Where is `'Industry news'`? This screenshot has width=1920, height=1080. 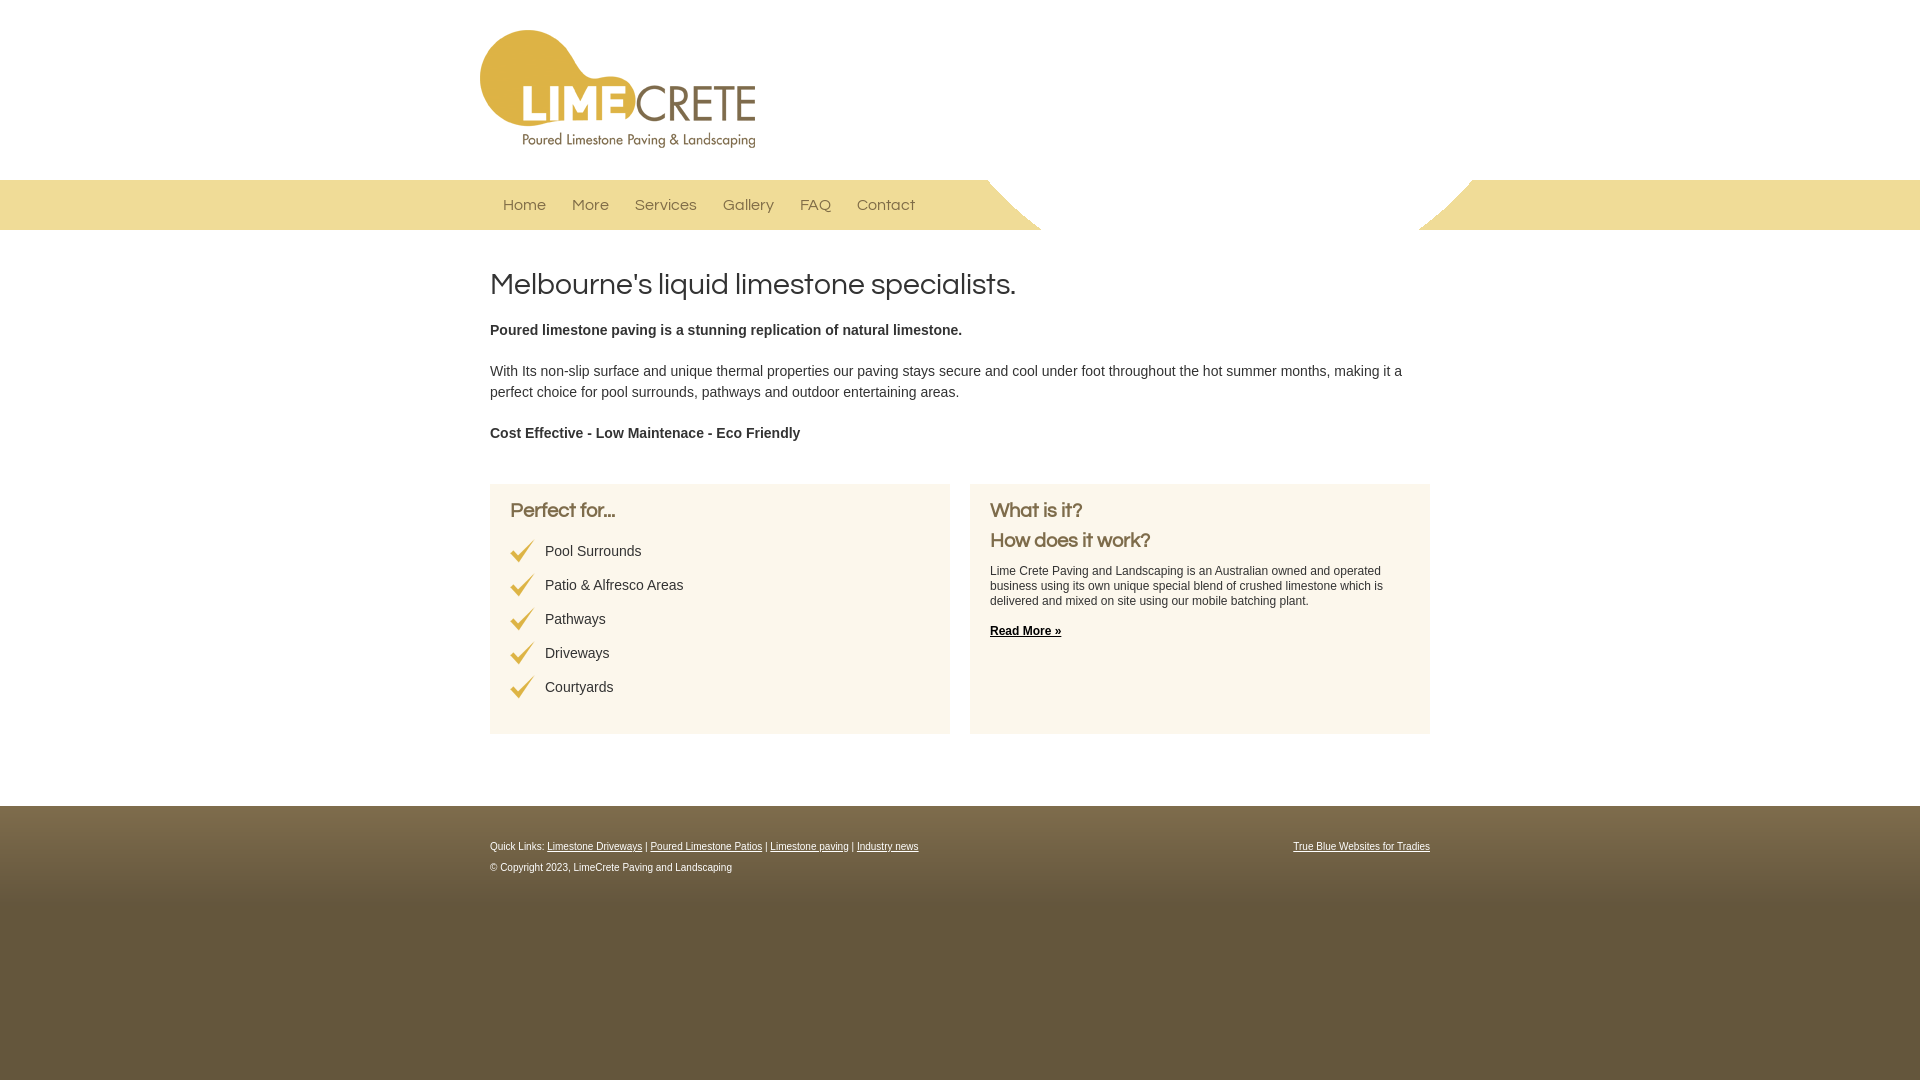
'Industry news' is located at coordinates (887, 846).